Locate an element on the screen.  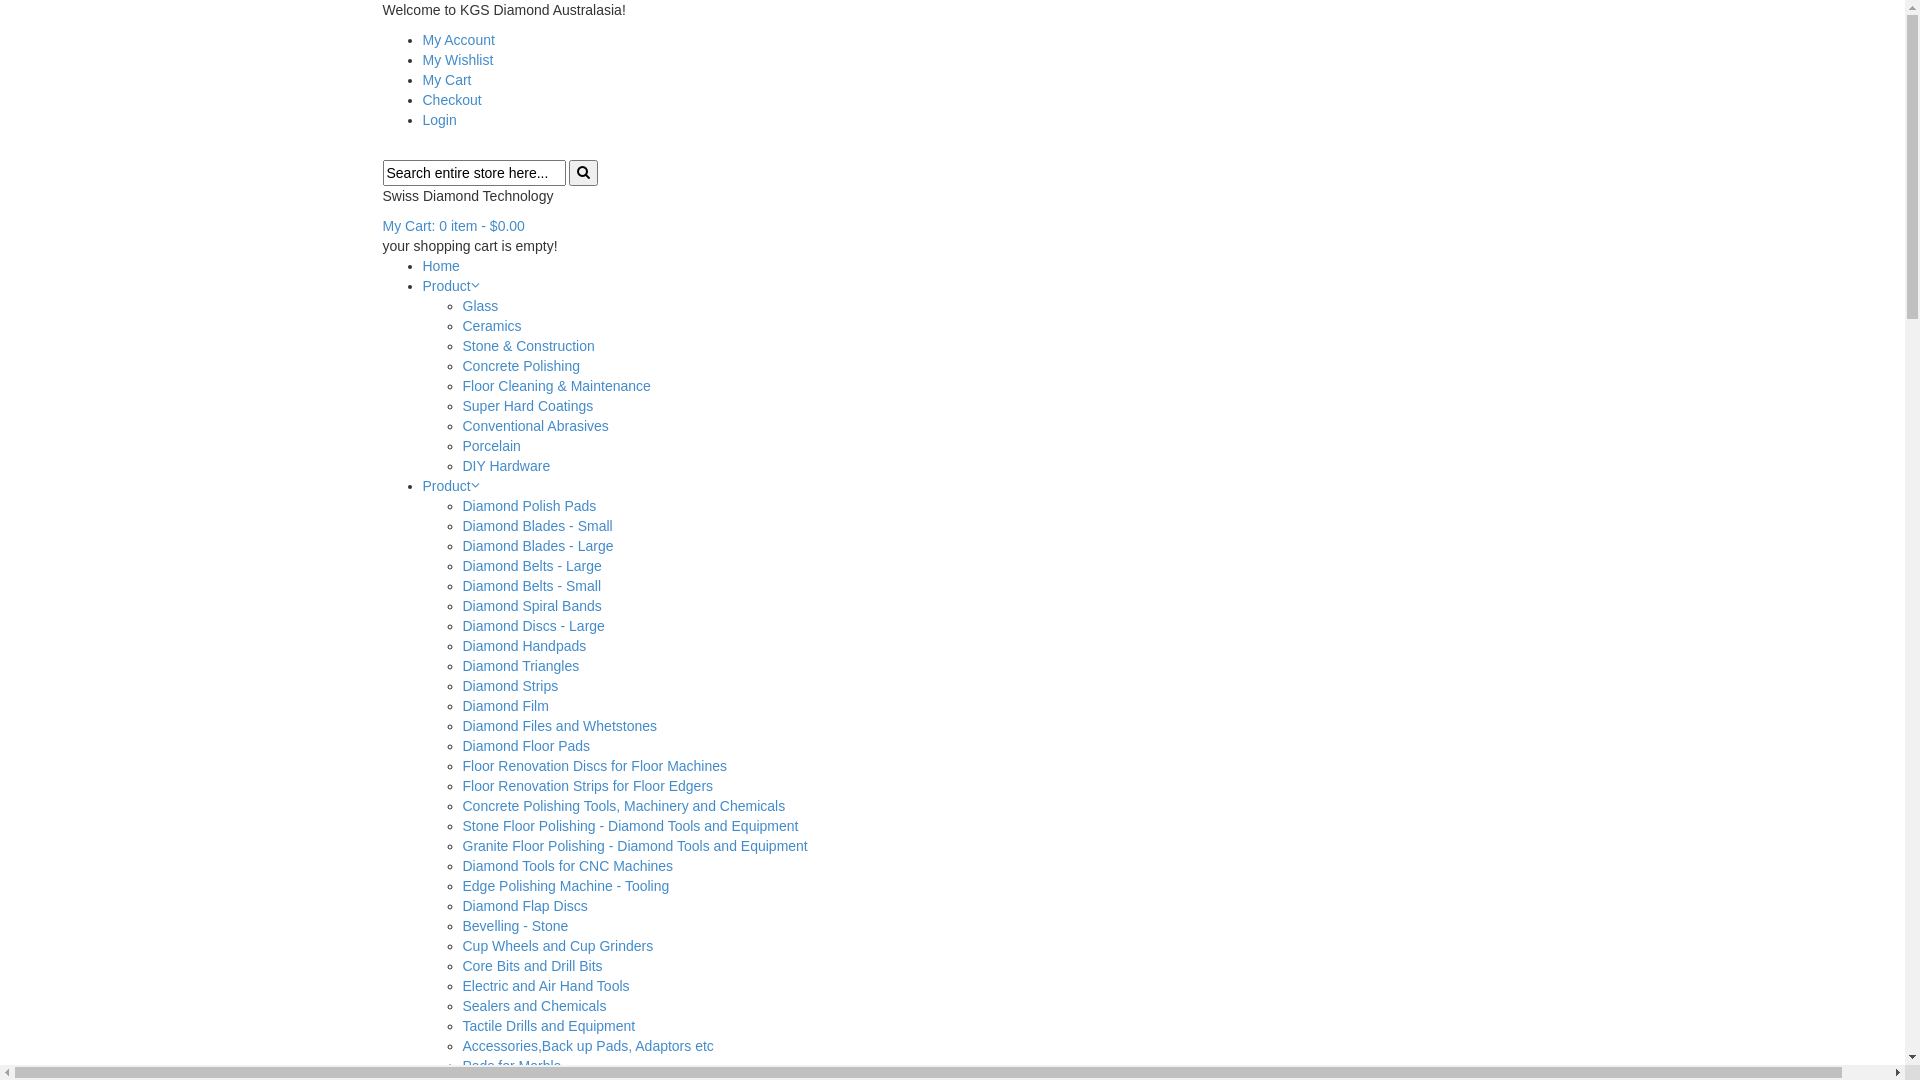
'Diamond Blades - Large' is located at coordinates (460, 546).